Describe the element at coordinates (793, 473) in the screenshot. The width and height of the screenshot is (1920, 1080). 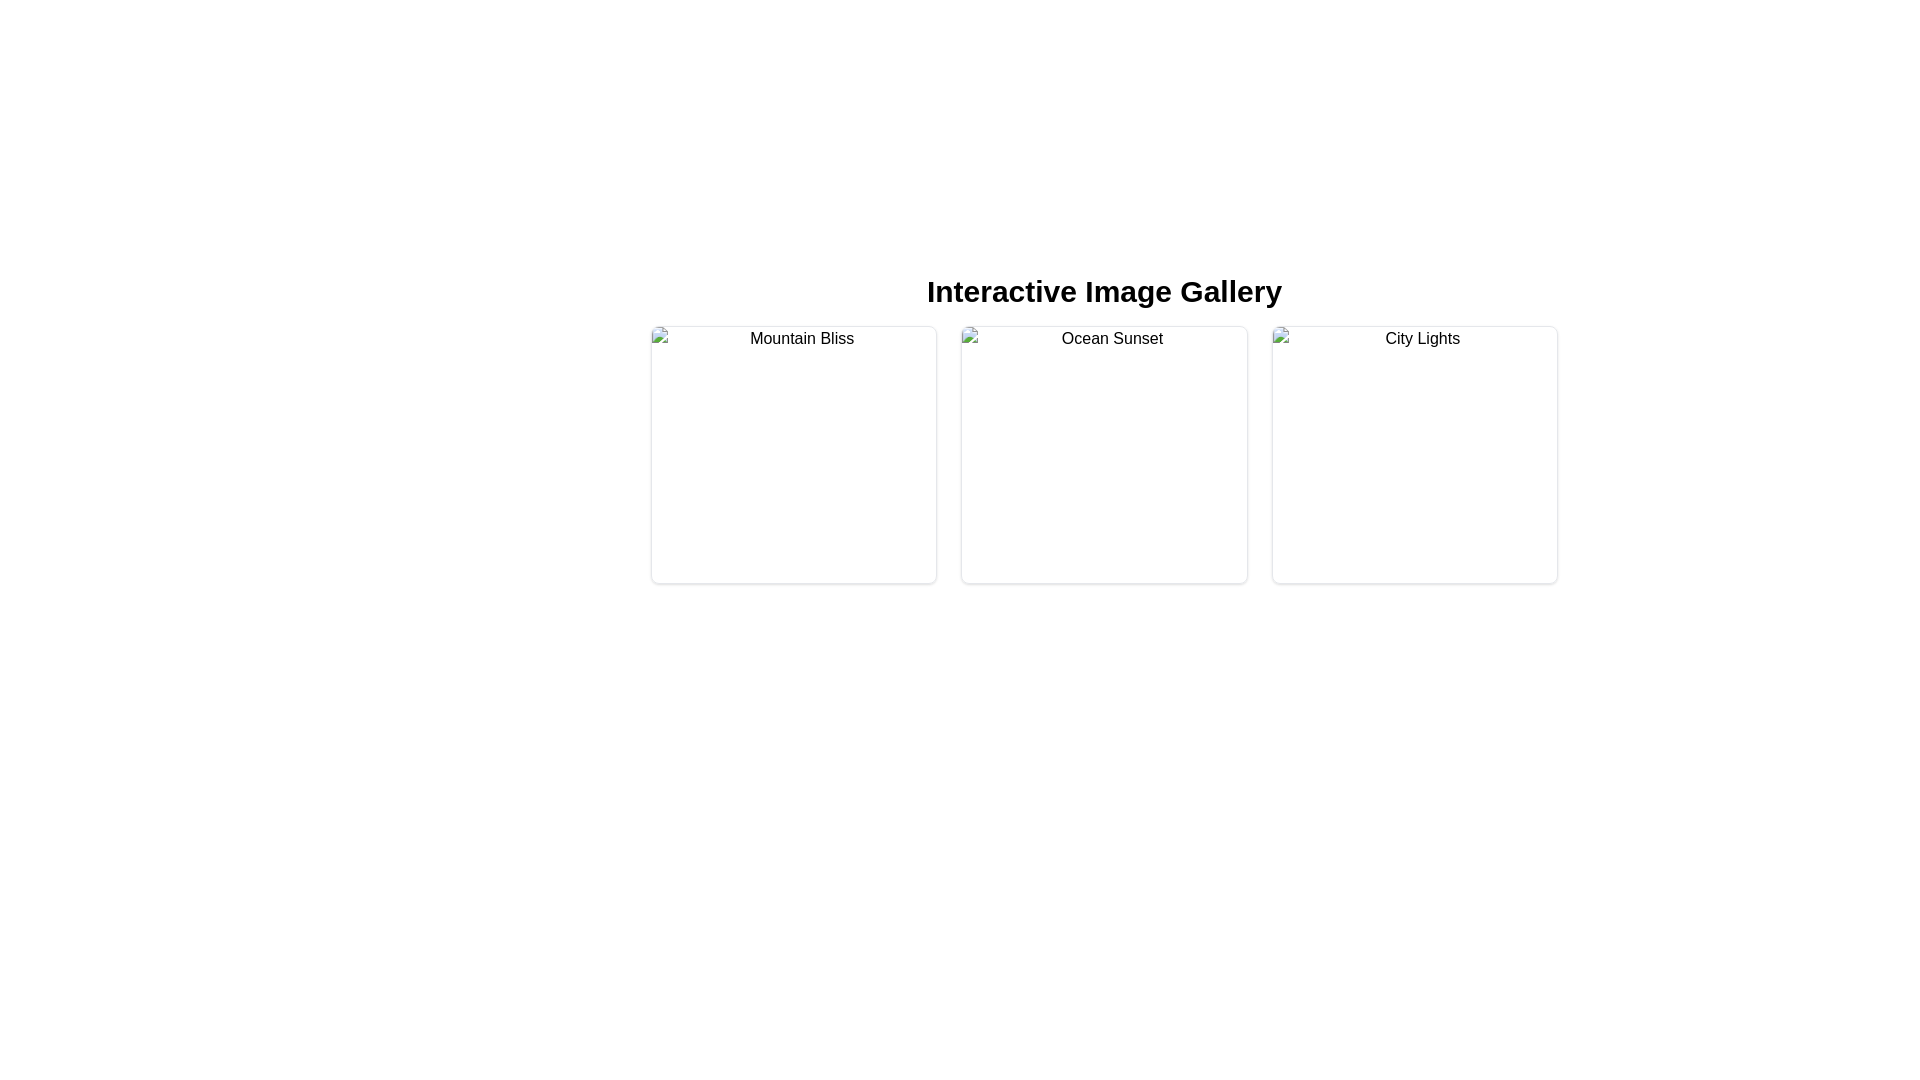
I see `the visual content of the tag icon located in the center of the 'Mountain Bliss' card in the interactive image gallery` at that location.